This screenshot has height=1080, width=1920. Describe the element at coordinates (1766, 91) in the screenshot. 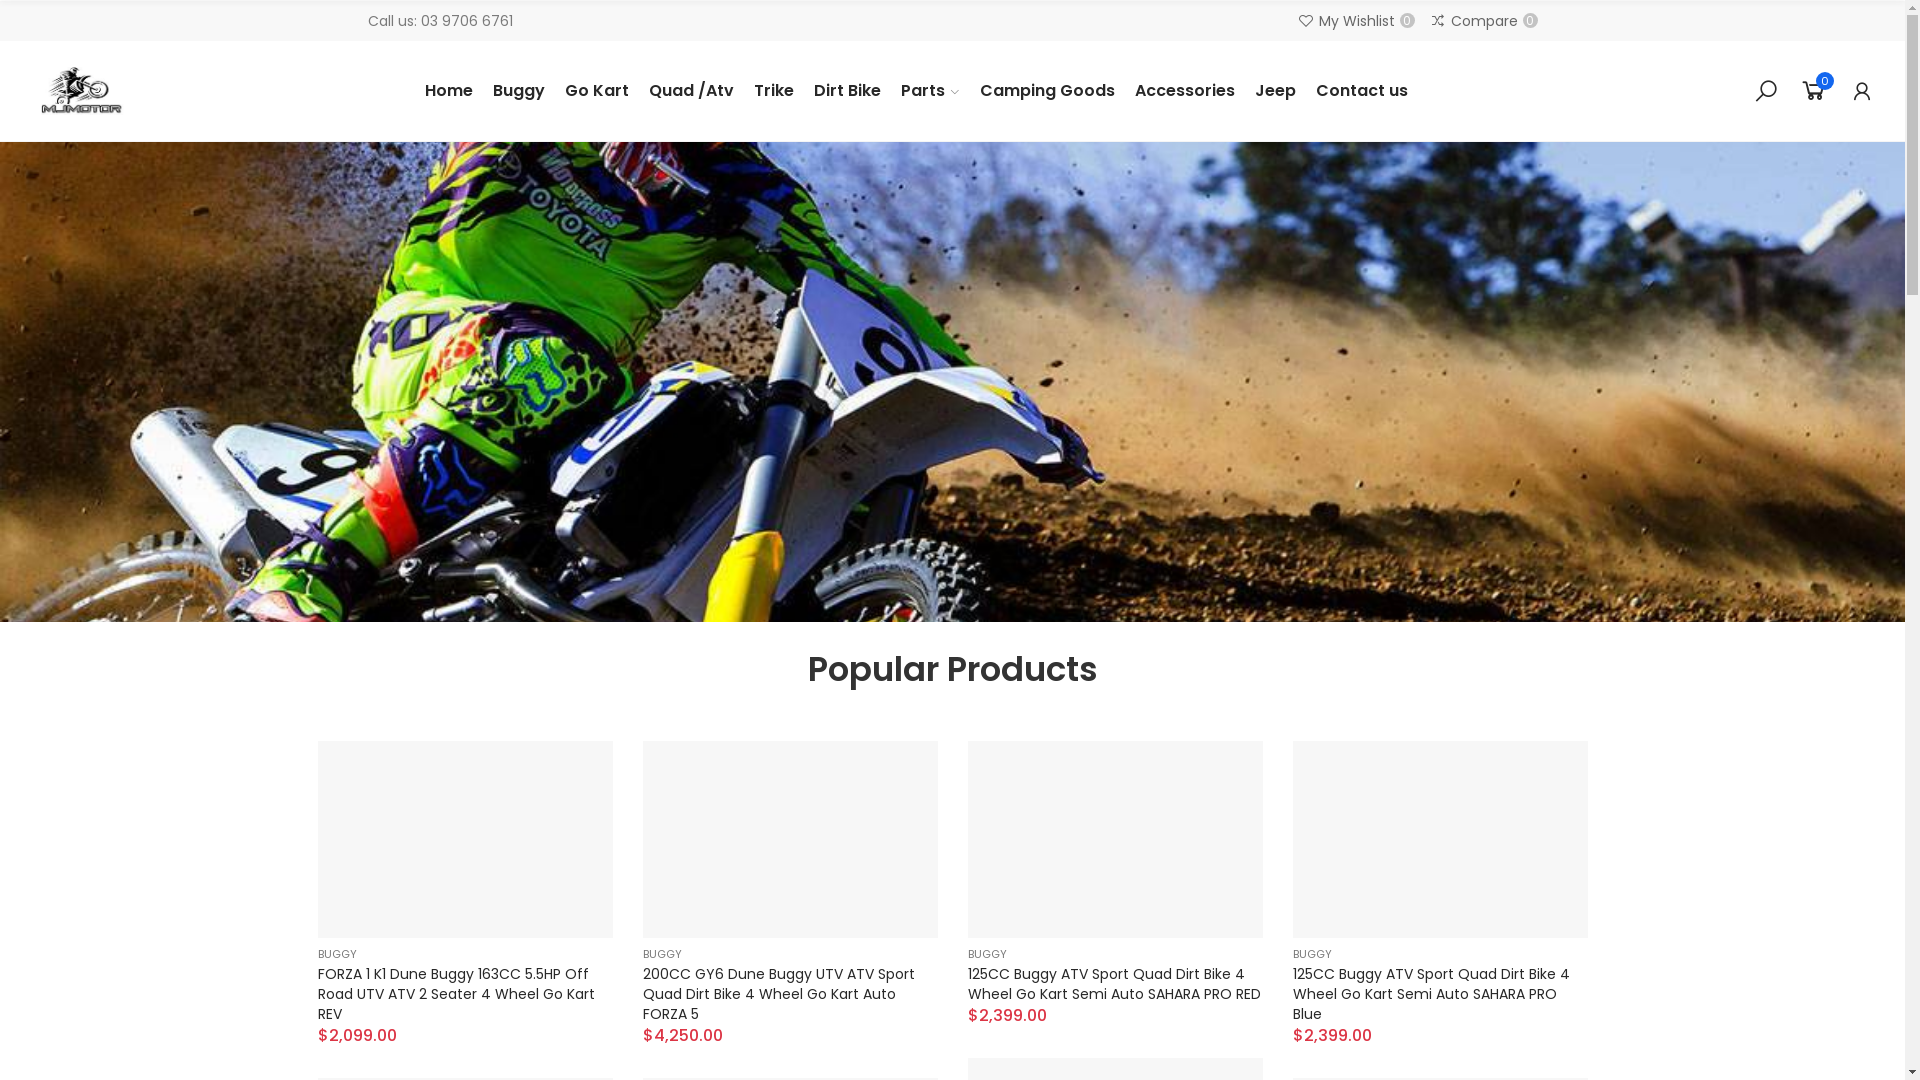

I see `'Search'` at that location.